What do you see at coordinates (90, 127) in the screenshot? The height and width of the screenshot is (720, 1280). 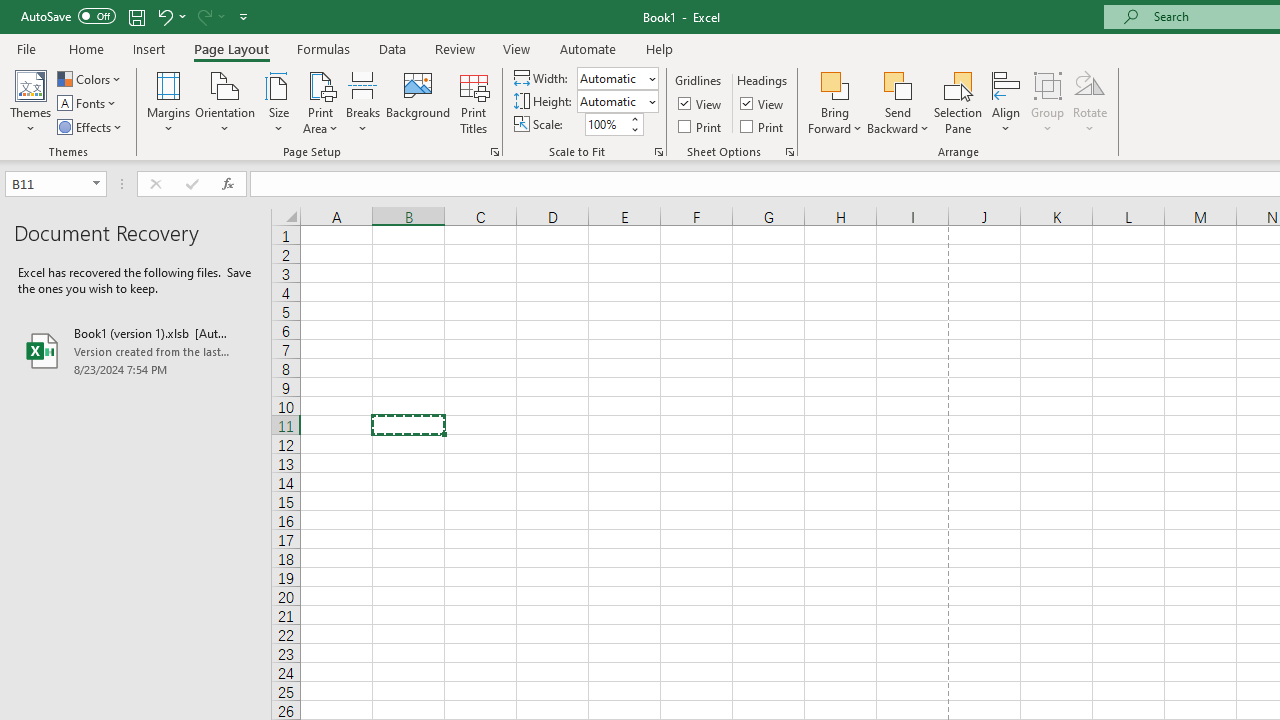 I see `'Effects'` at bounding box center [90, 127].